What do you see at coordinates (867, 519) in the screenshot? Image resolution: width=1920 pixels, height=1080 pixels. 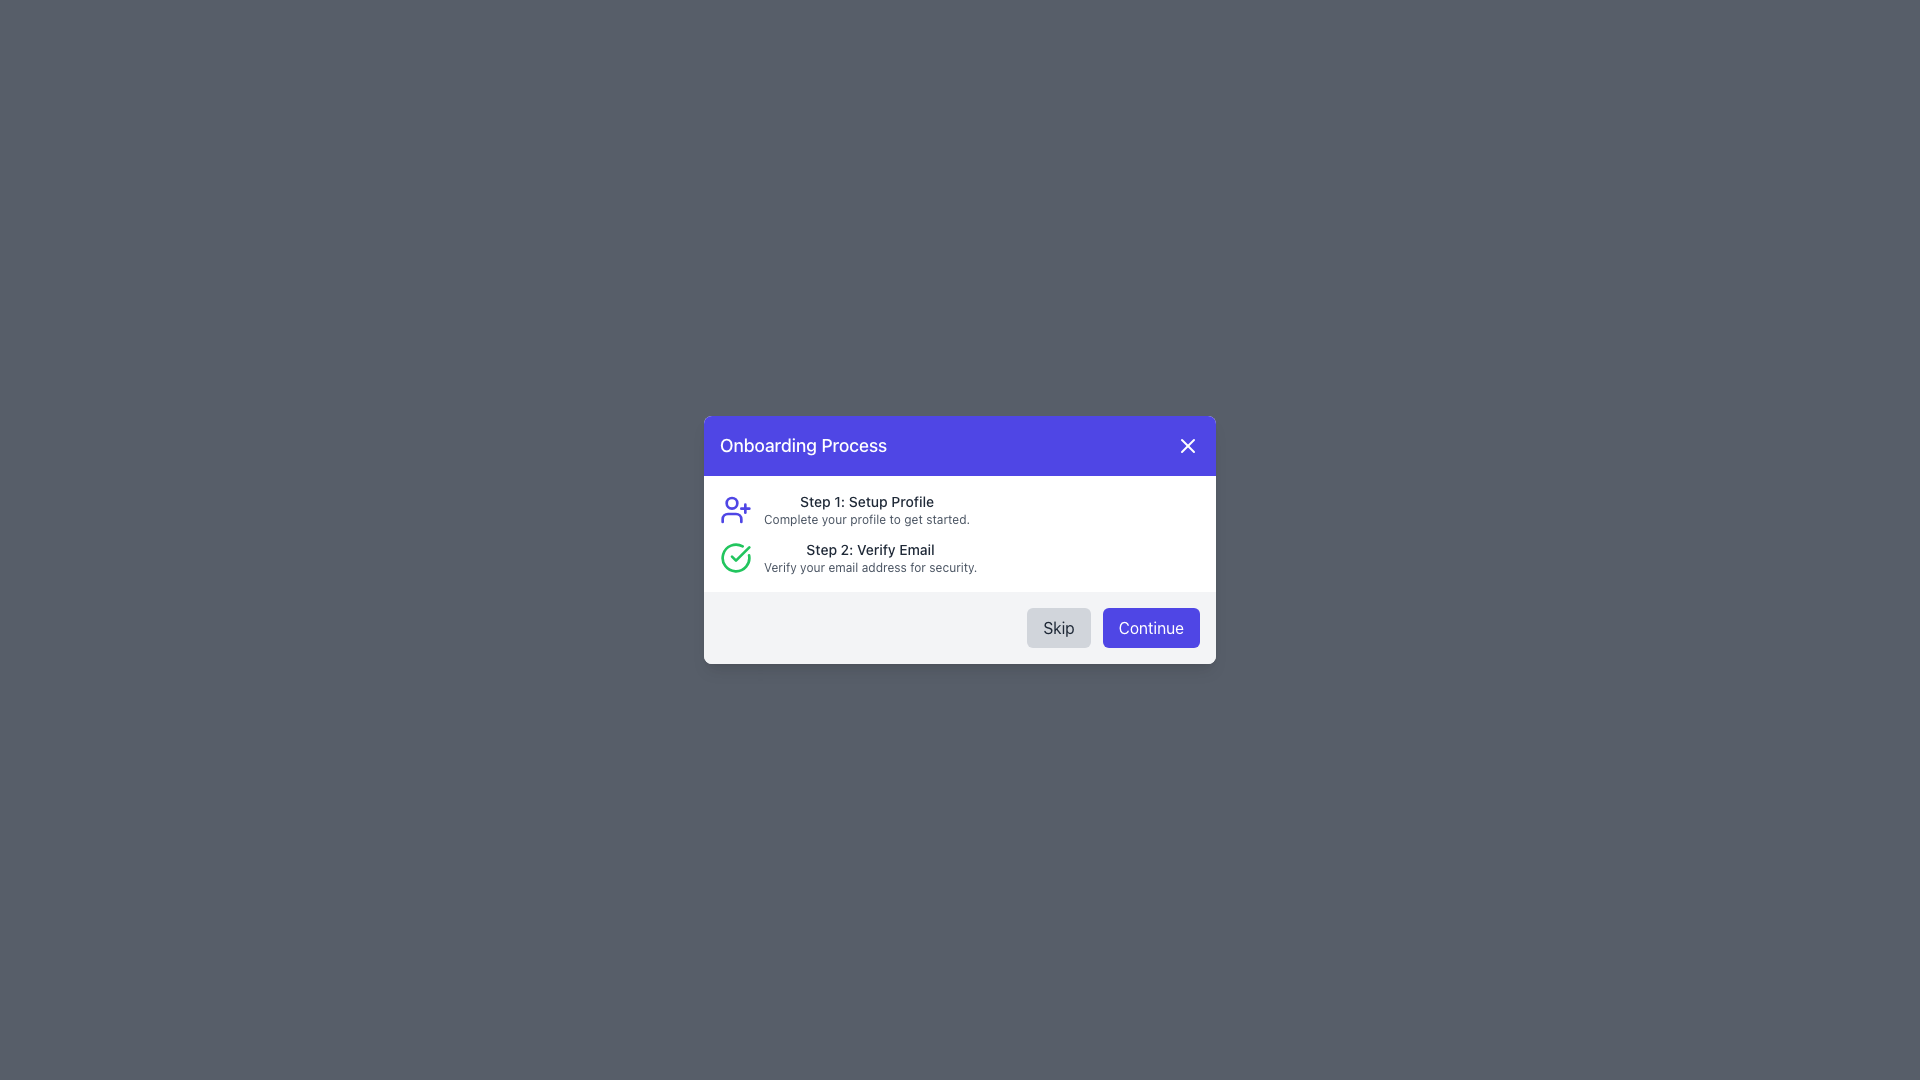 I see `text label that says 'Complete your profile to get started.' which is positioned below the heading 'Step 1: Setup Profile' in the onboarding process panel` at bounding box center [867, 519].